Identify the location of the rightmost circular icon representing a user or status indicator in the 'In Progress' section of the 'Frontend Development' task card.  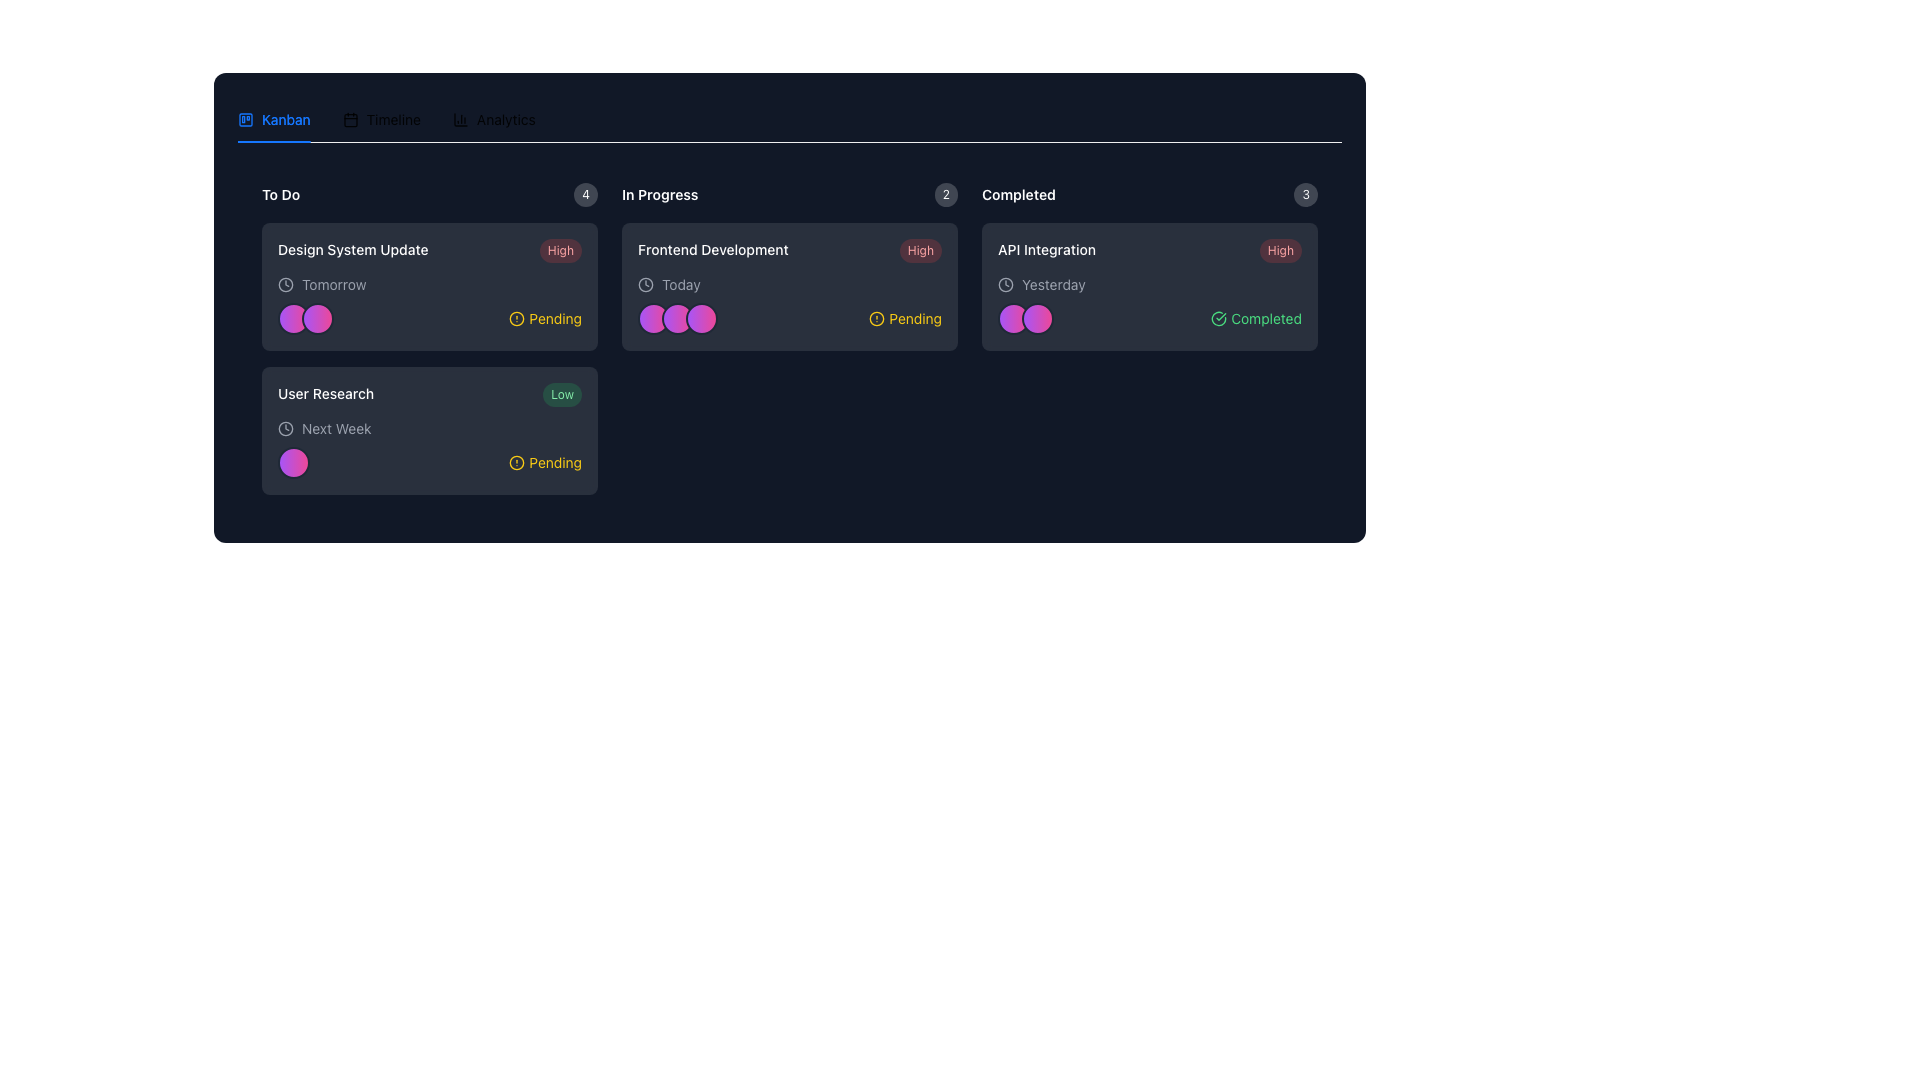
(701, 318).